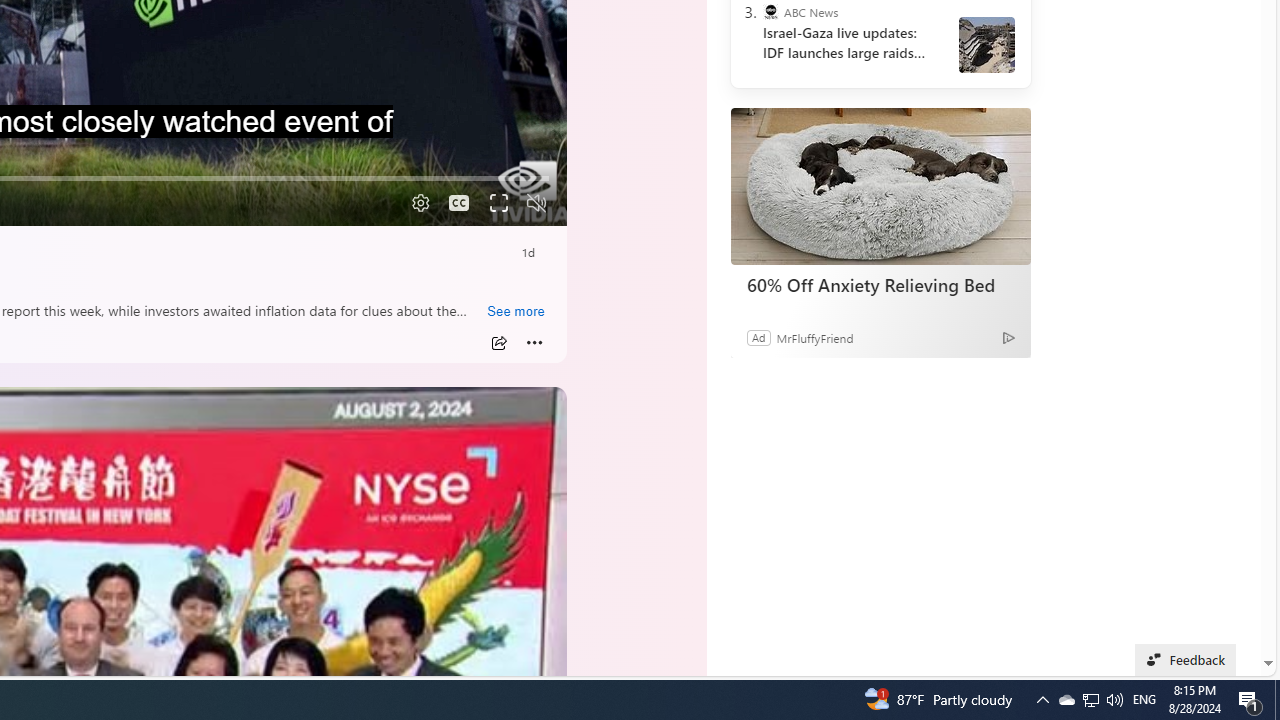  What do you see at coordinates (769, 12) in the screenshot?
I see `'ABC News'` at bounding box center [769, 12].